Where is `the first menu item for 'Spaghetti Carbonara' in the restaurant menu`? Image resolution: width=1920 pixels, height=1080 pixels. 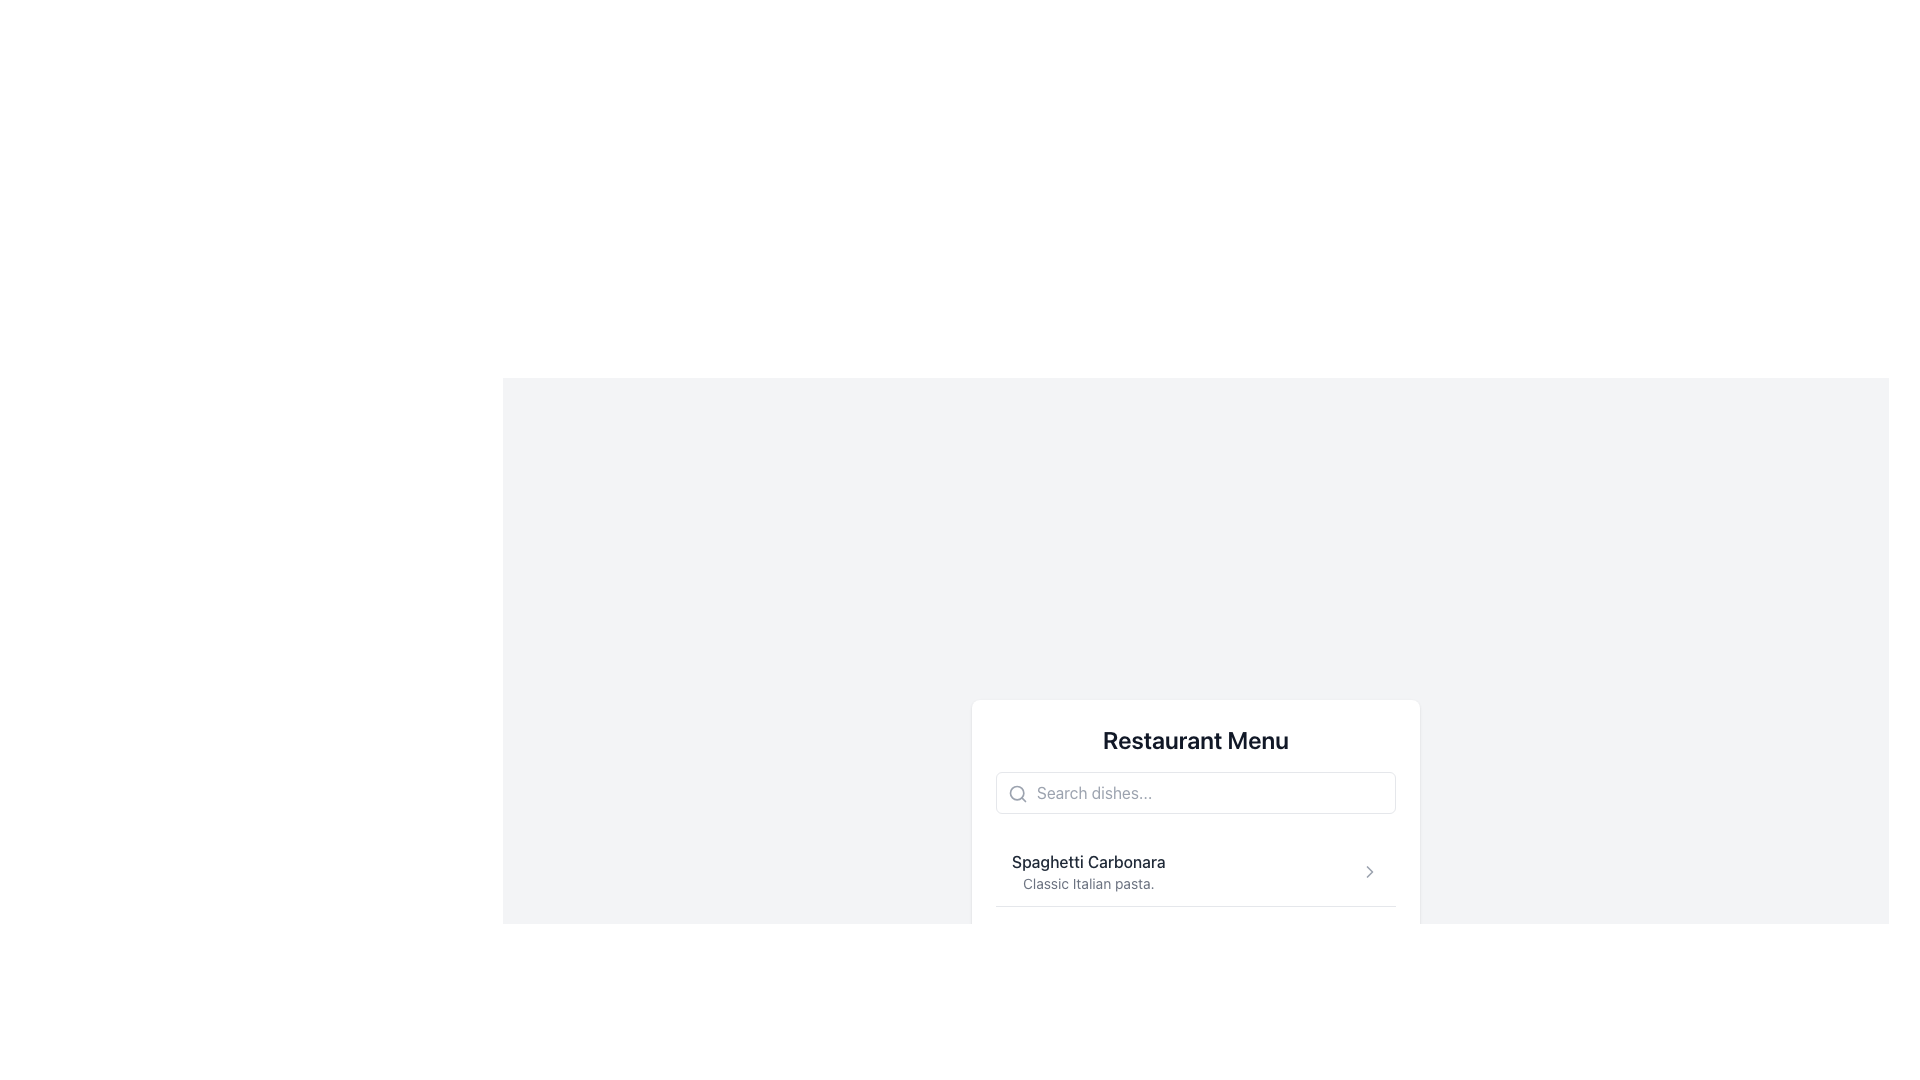
the first menu item for 'Spaghetti Carbonara' in the restaurant menu is located at coordinates (1195, 870).